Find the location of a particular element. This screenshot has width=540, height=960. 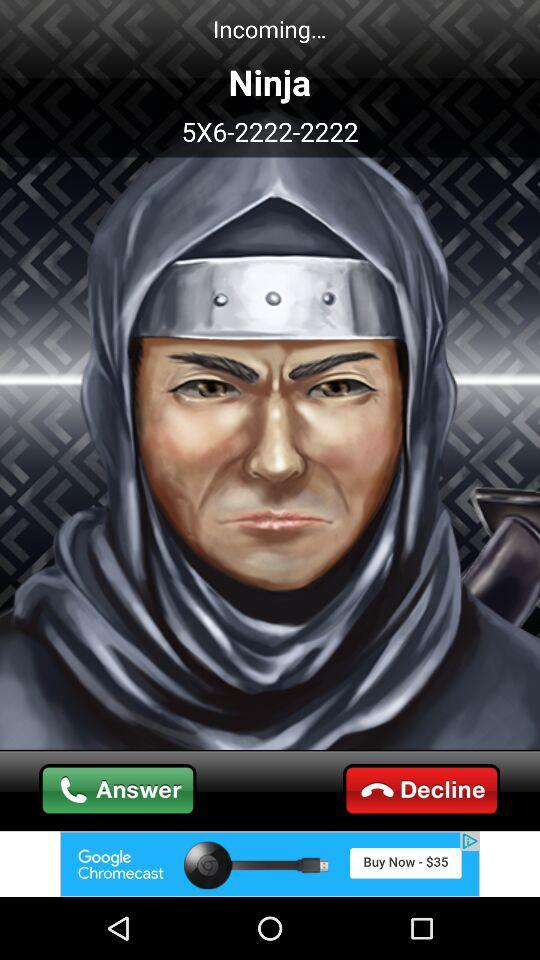

answer call is located at coordinates (118, 790).